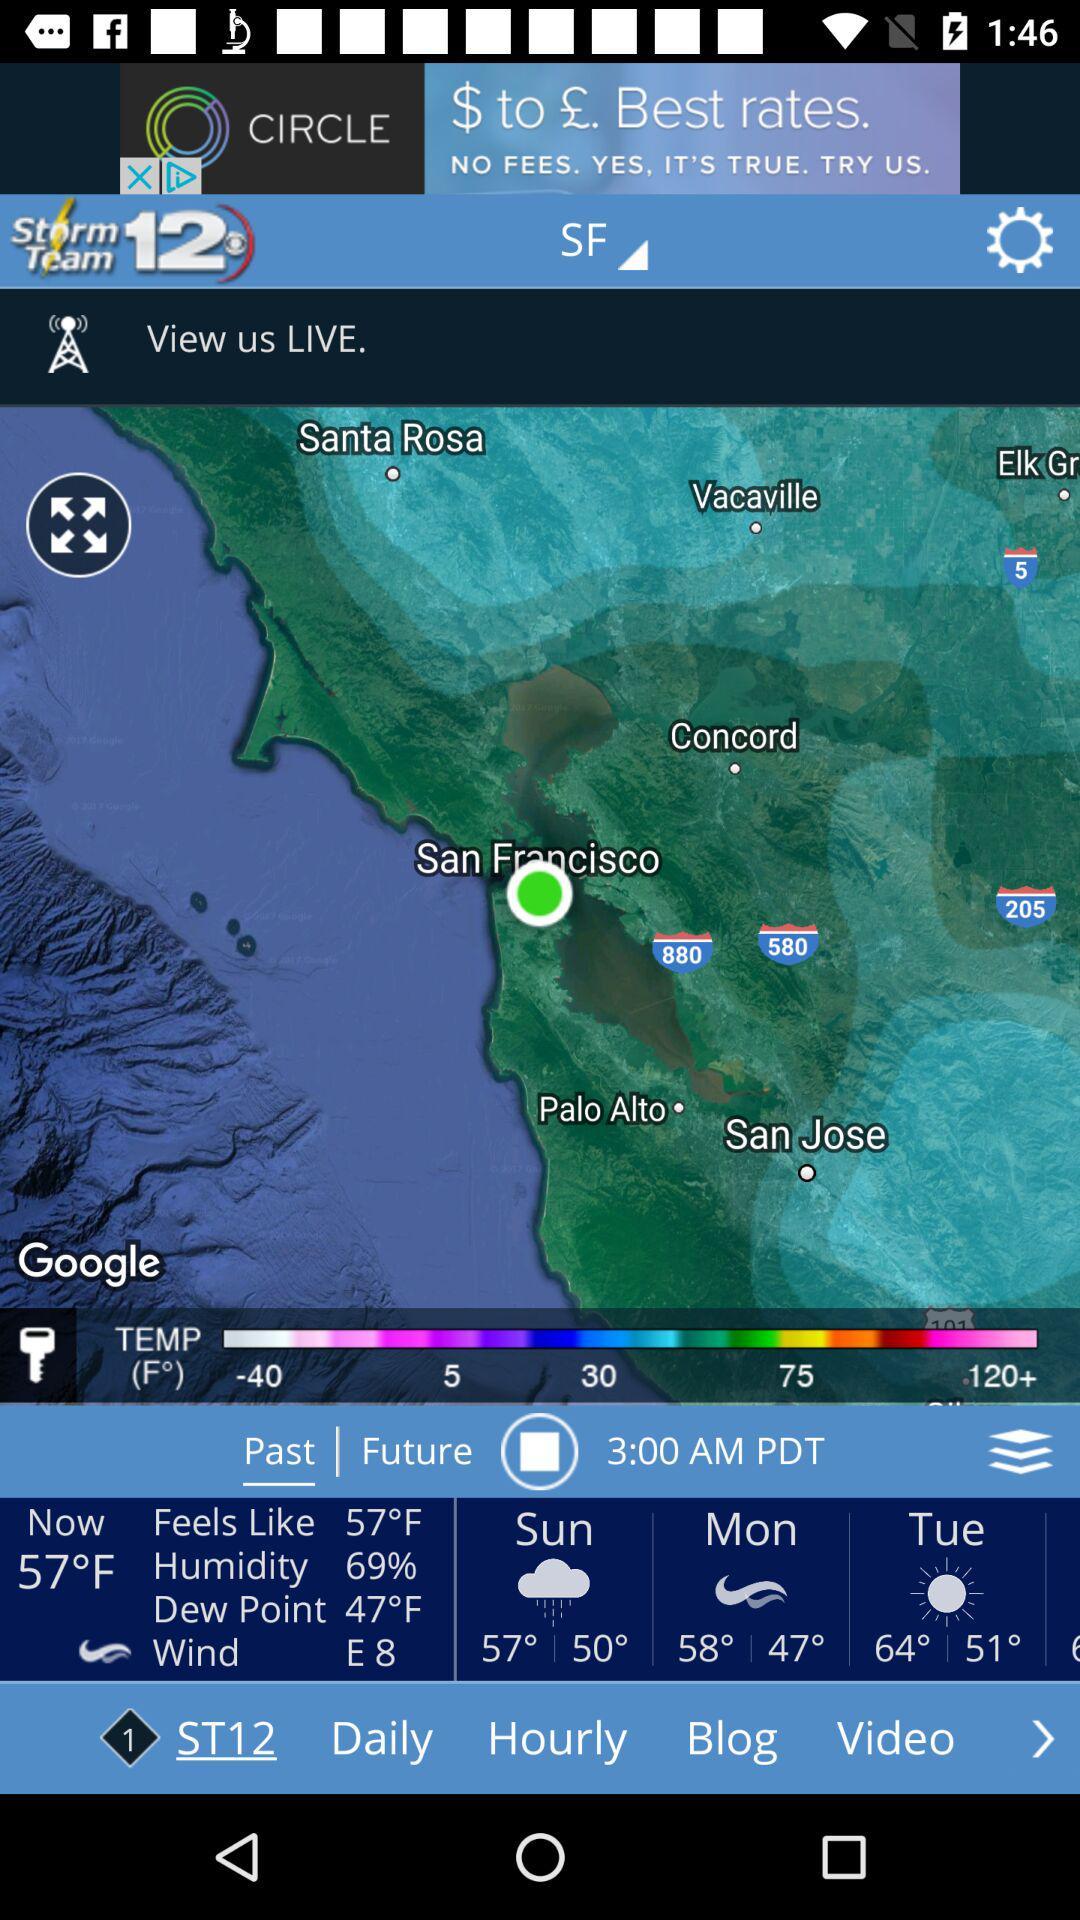  What do you see at coordinates (538, 1451) in the screenshot?
I see `item to the left of 4 00 am icon` at bounding box center [538, 1451].